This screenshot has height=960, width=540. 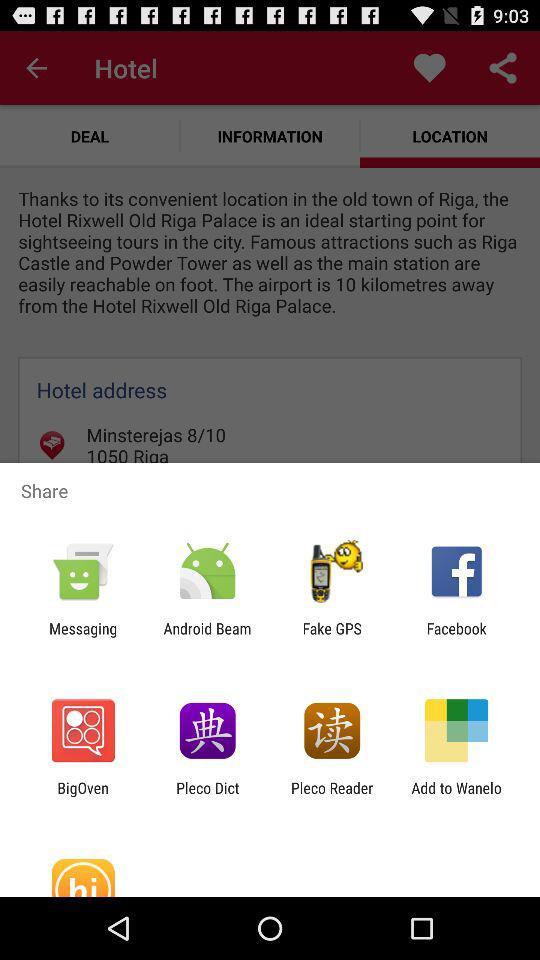 What do you see at coordinates (456, 636) in the screenshot?
I see `app to the right of fake gps item` at bounding box center [456, 636].